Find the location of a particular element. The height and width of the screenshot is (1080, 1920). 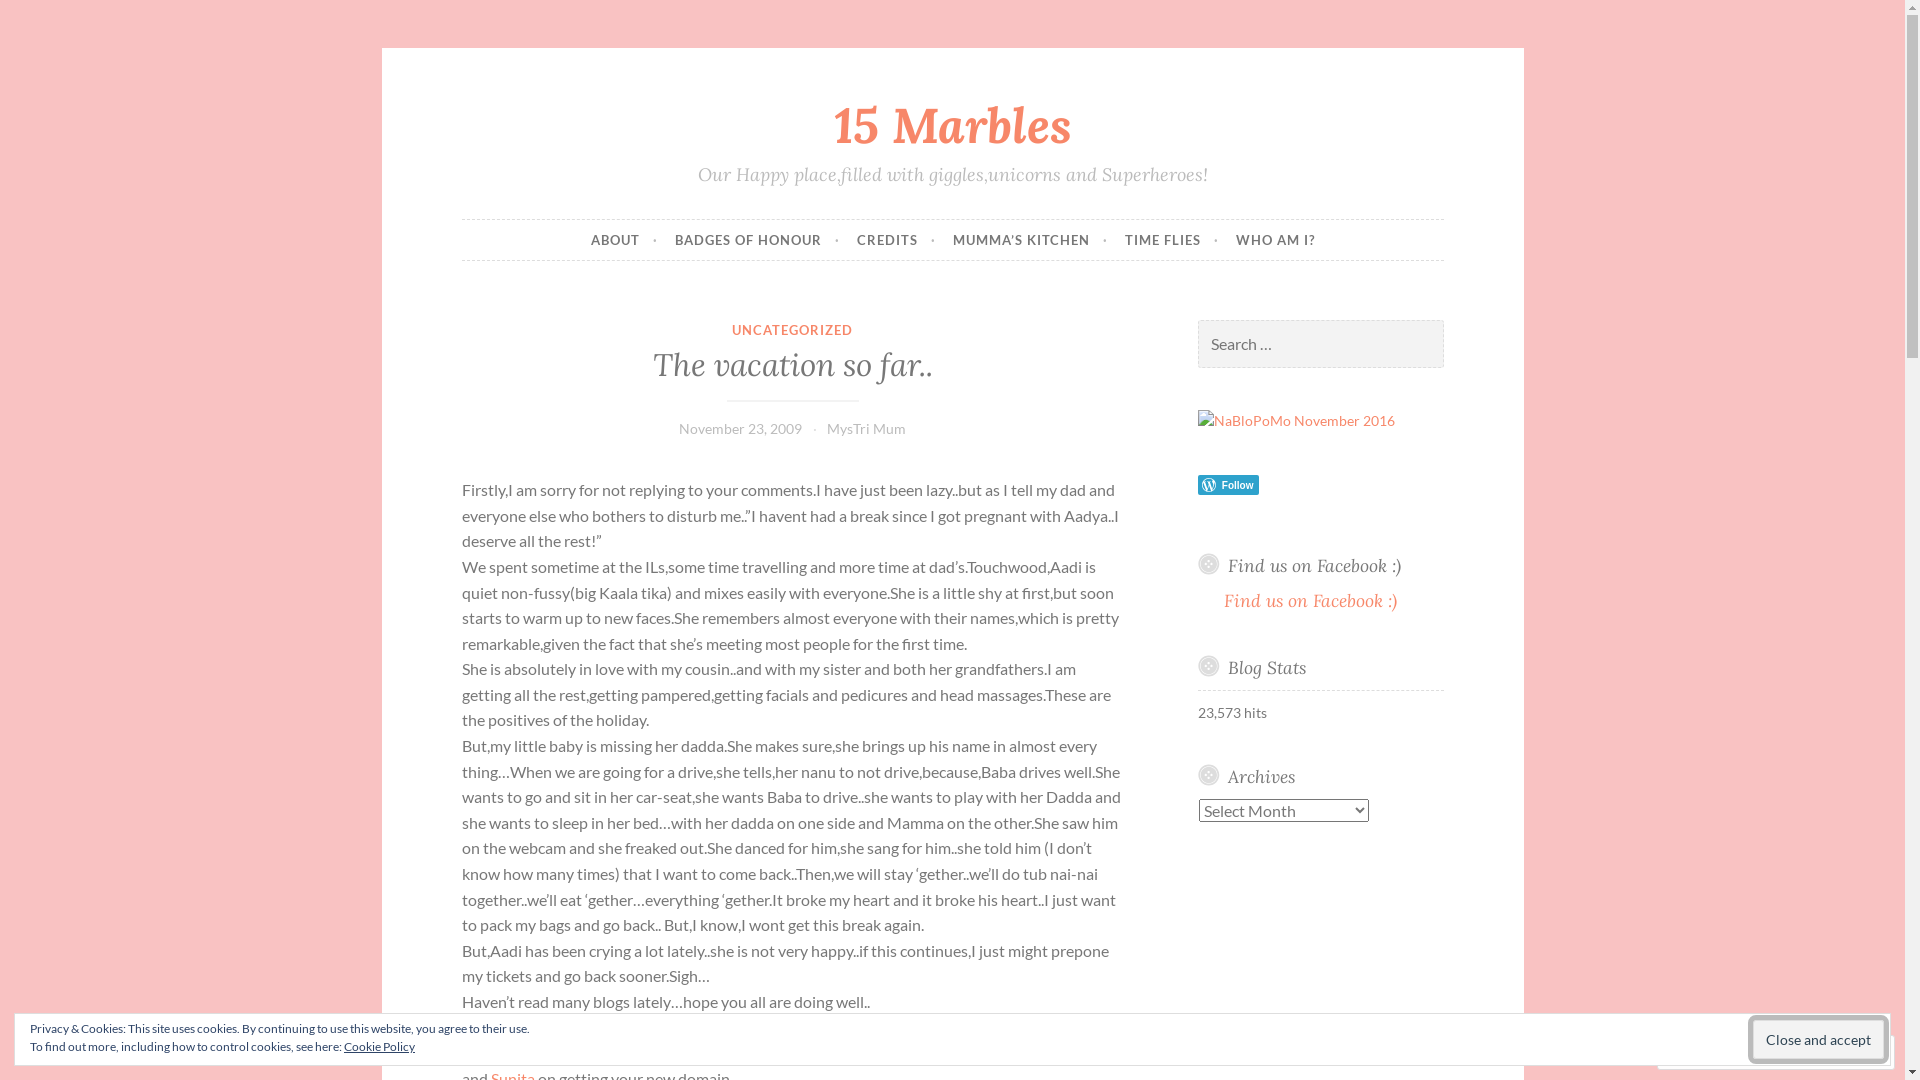

'15 Marbles' is located at coordinates (952, 124).